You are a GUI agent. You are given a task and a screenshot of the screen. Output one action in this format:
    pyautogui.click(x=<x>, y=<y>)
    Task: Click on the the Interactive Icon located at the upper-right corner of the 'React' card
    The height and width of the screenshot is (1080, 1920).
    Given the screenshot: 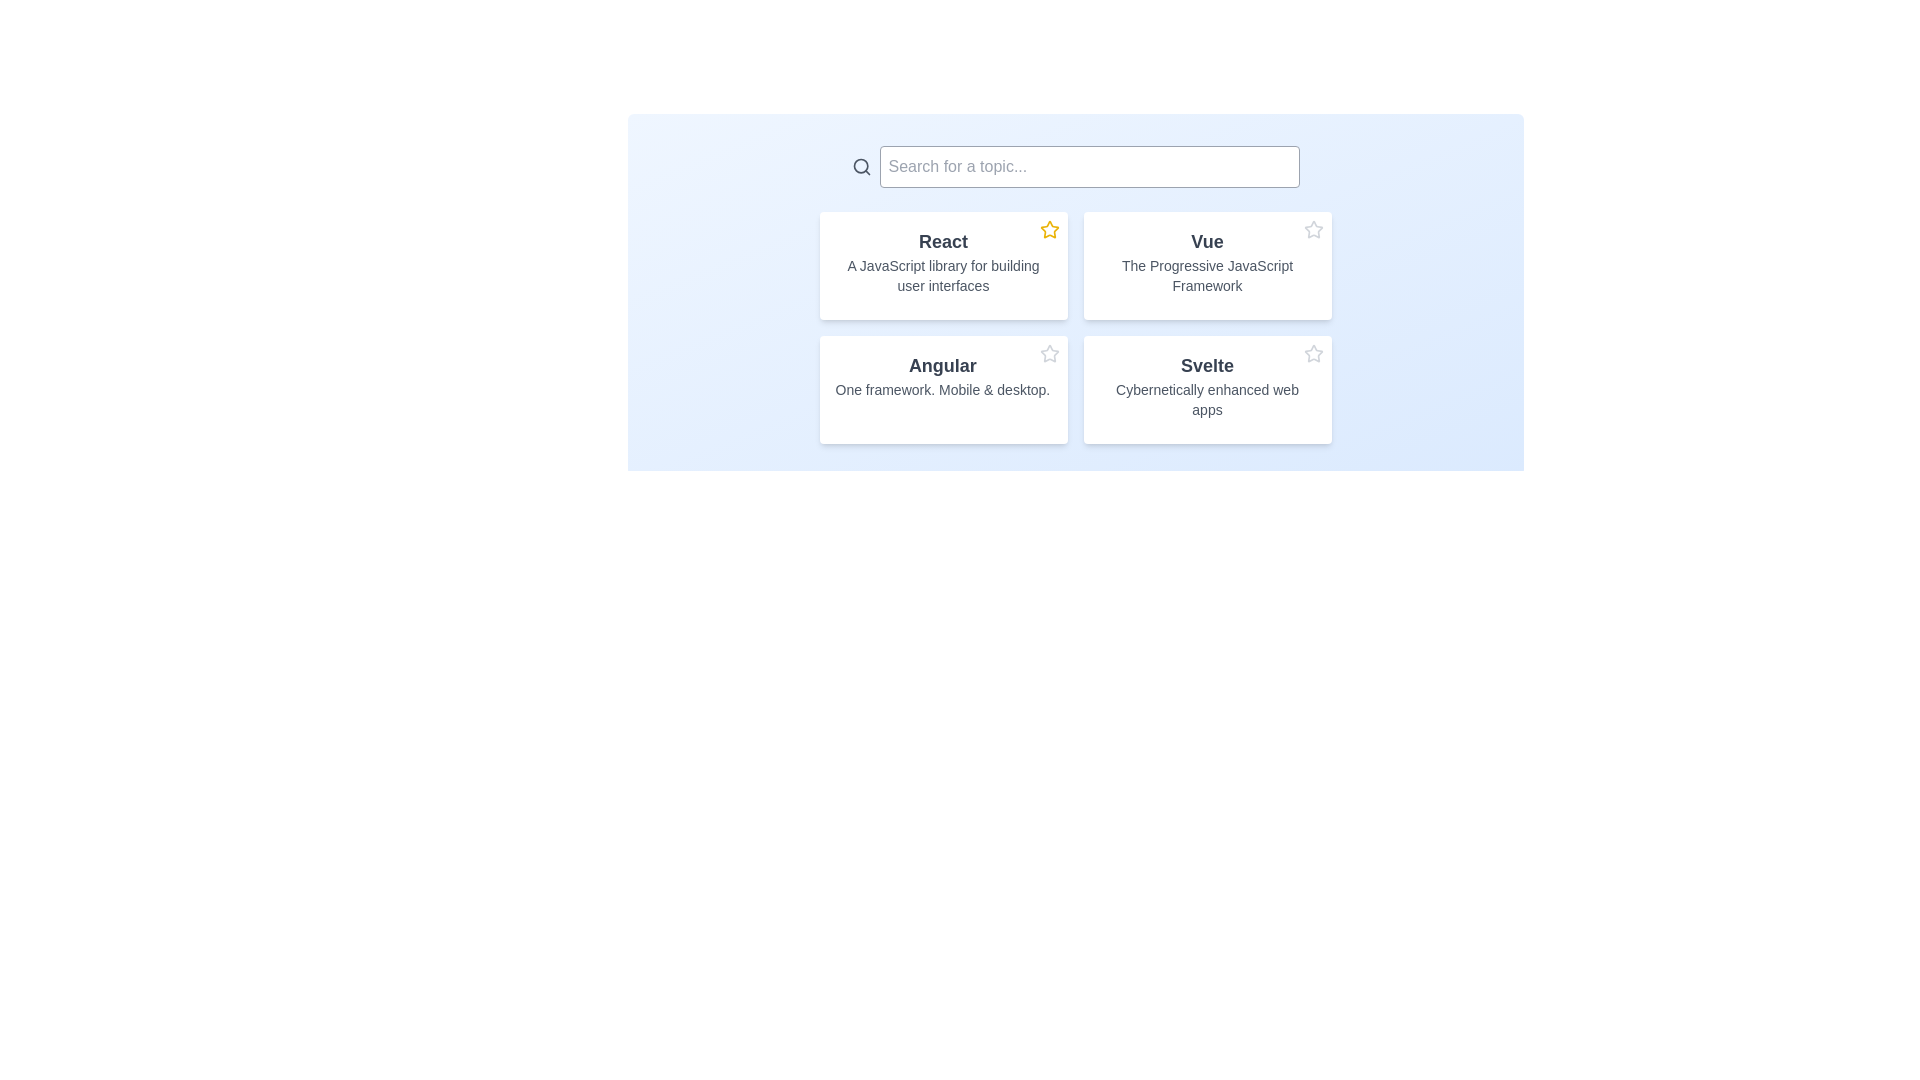 What is the action you would take?
    pyautogui.click(x=1048, y=228)
    